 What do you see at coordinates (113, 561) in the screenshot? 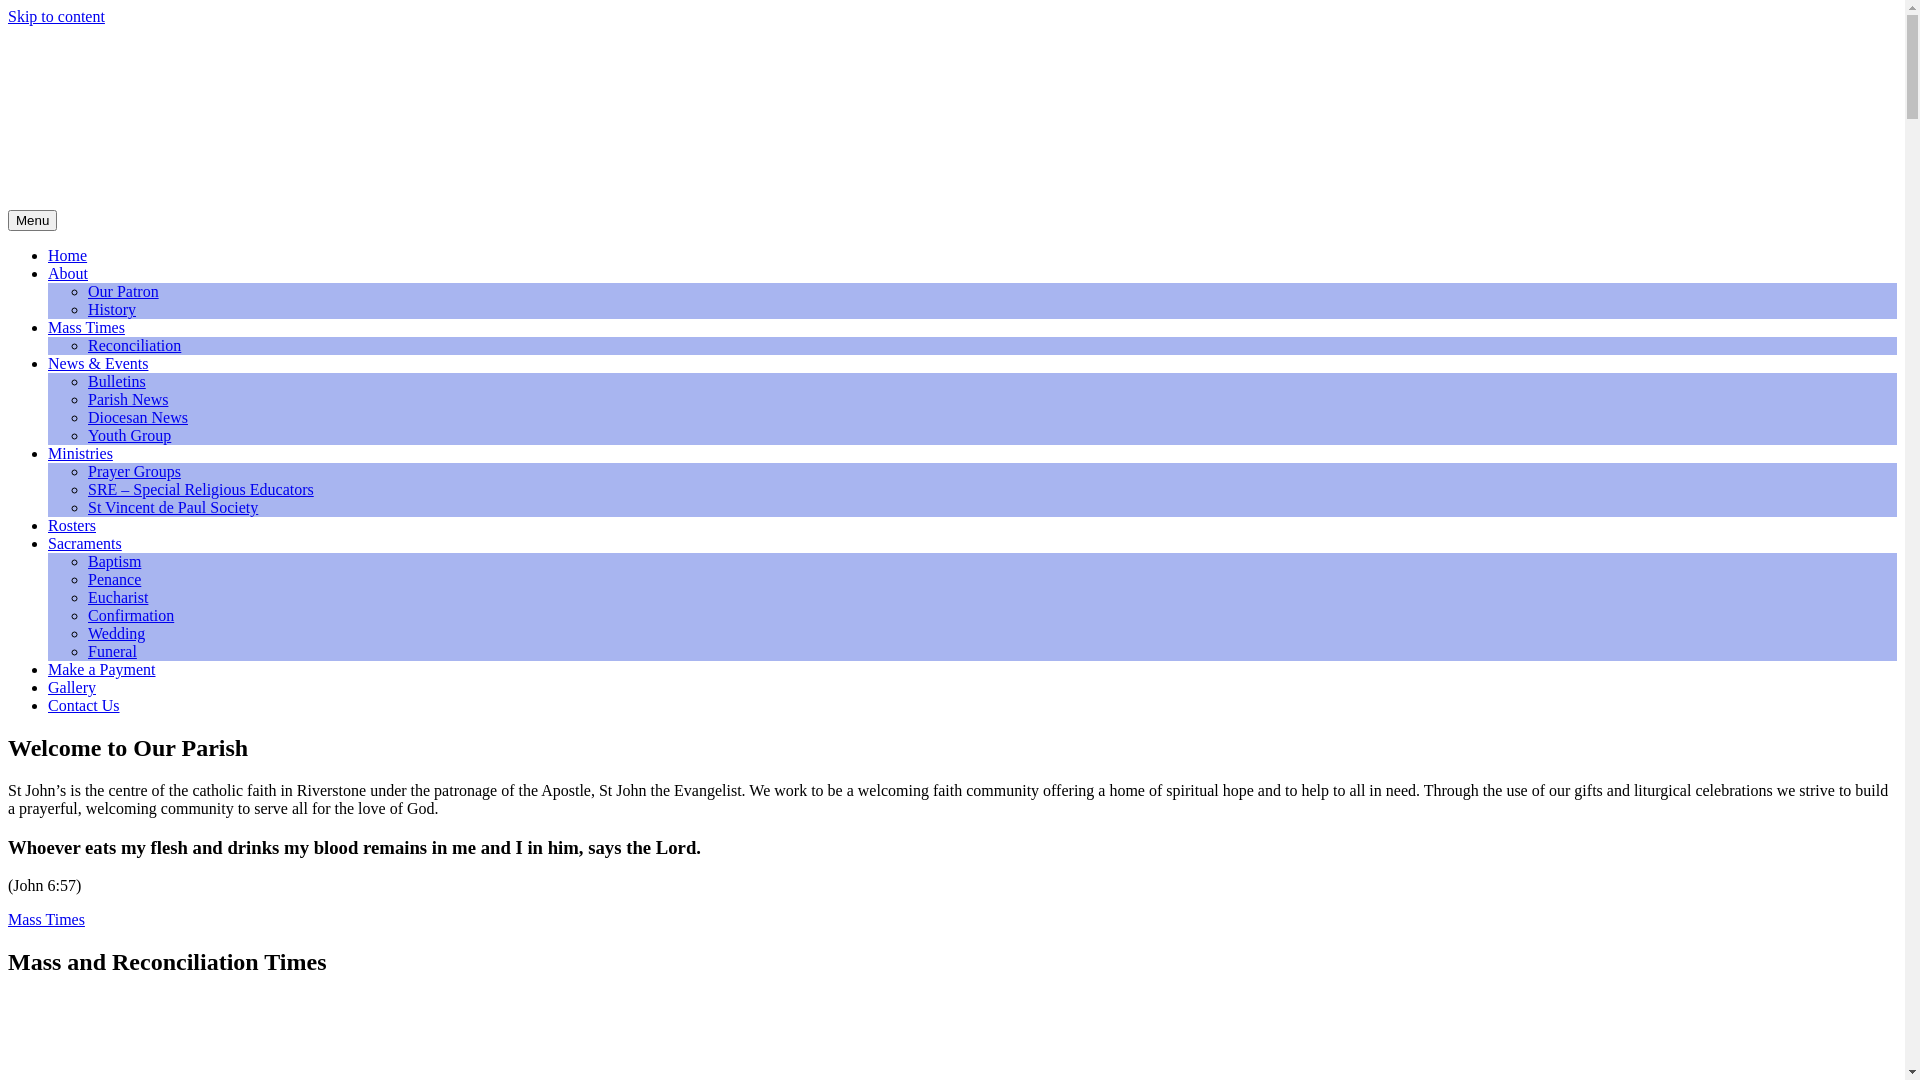
I see `'Baptism'` at bounding box center [113, 561].